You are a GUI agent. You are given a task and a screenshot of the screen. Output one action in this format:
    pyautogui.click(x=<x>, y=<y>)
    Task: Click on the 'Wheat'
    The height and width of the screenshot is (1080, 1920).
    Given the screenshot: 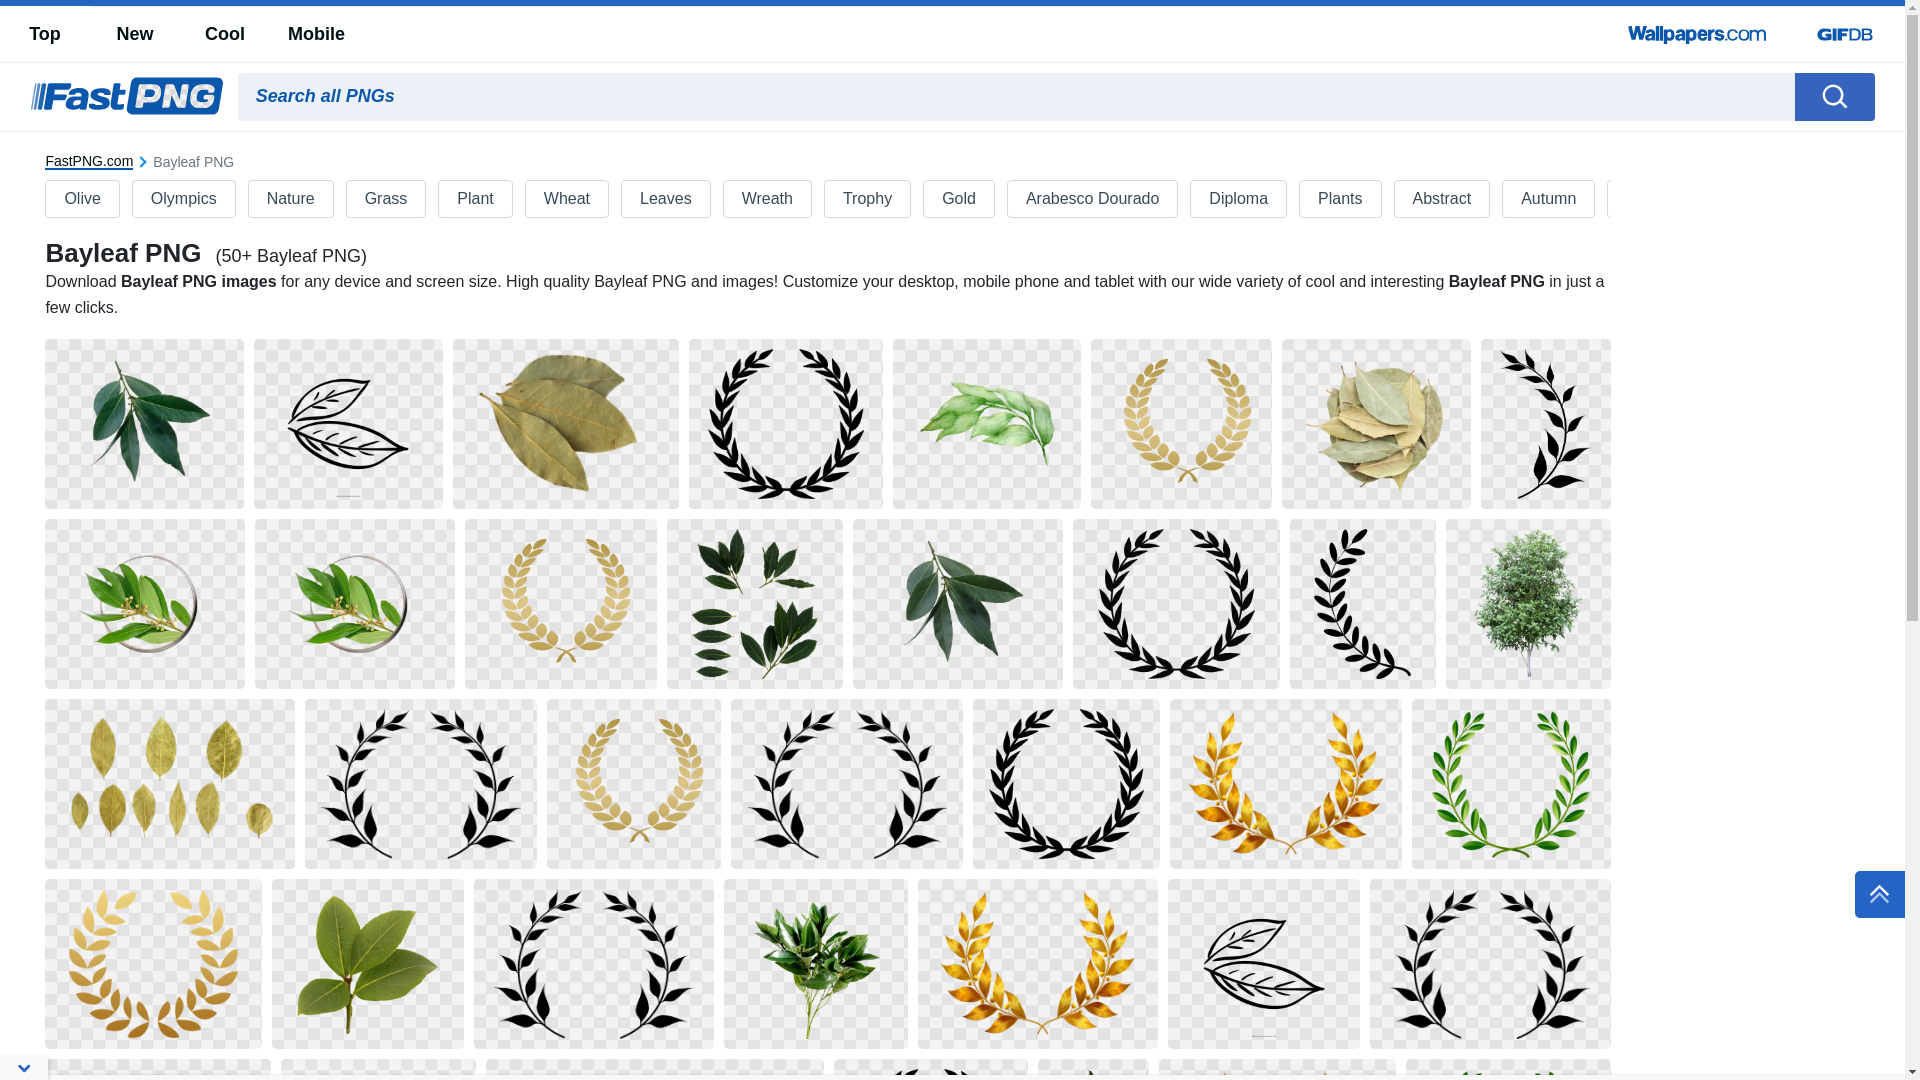 What is the action you would take?
    pyautogui.click(x=565, y=199)
    